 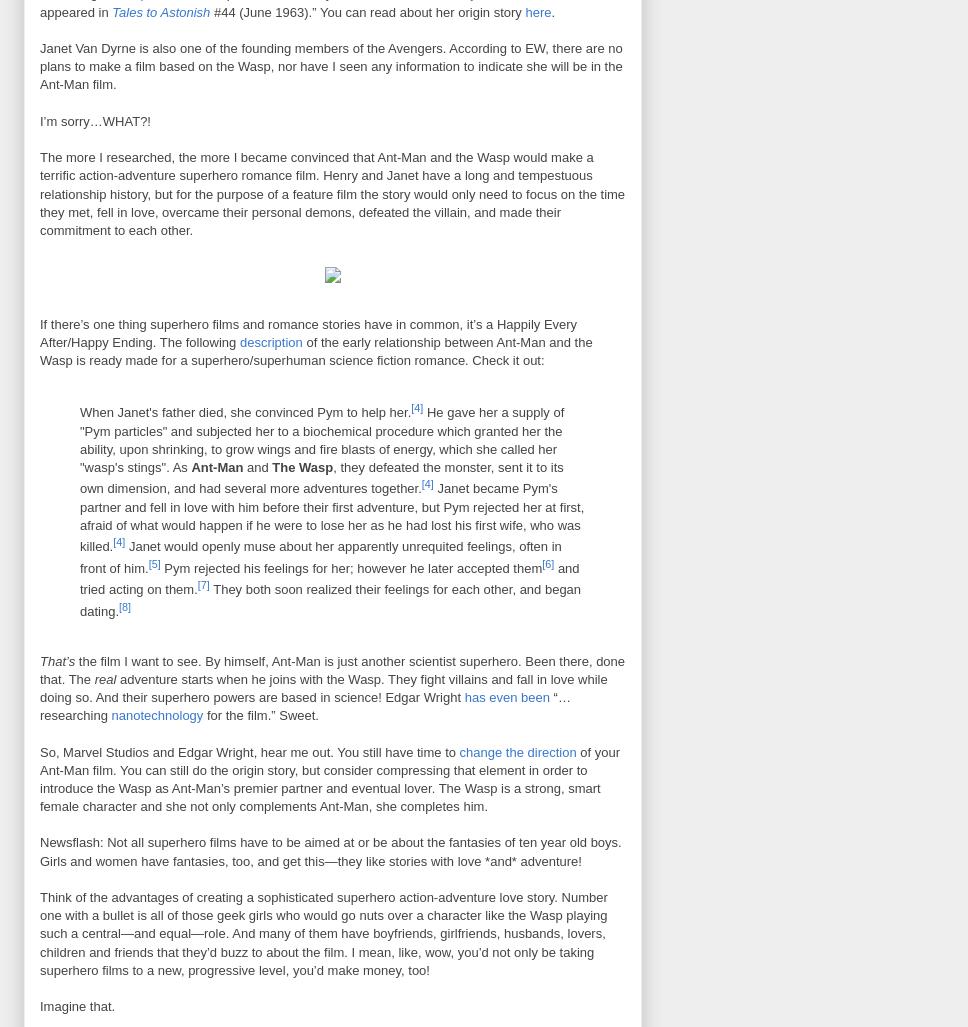 I want to click on 'change
the direction', so click(x=517, y=750).